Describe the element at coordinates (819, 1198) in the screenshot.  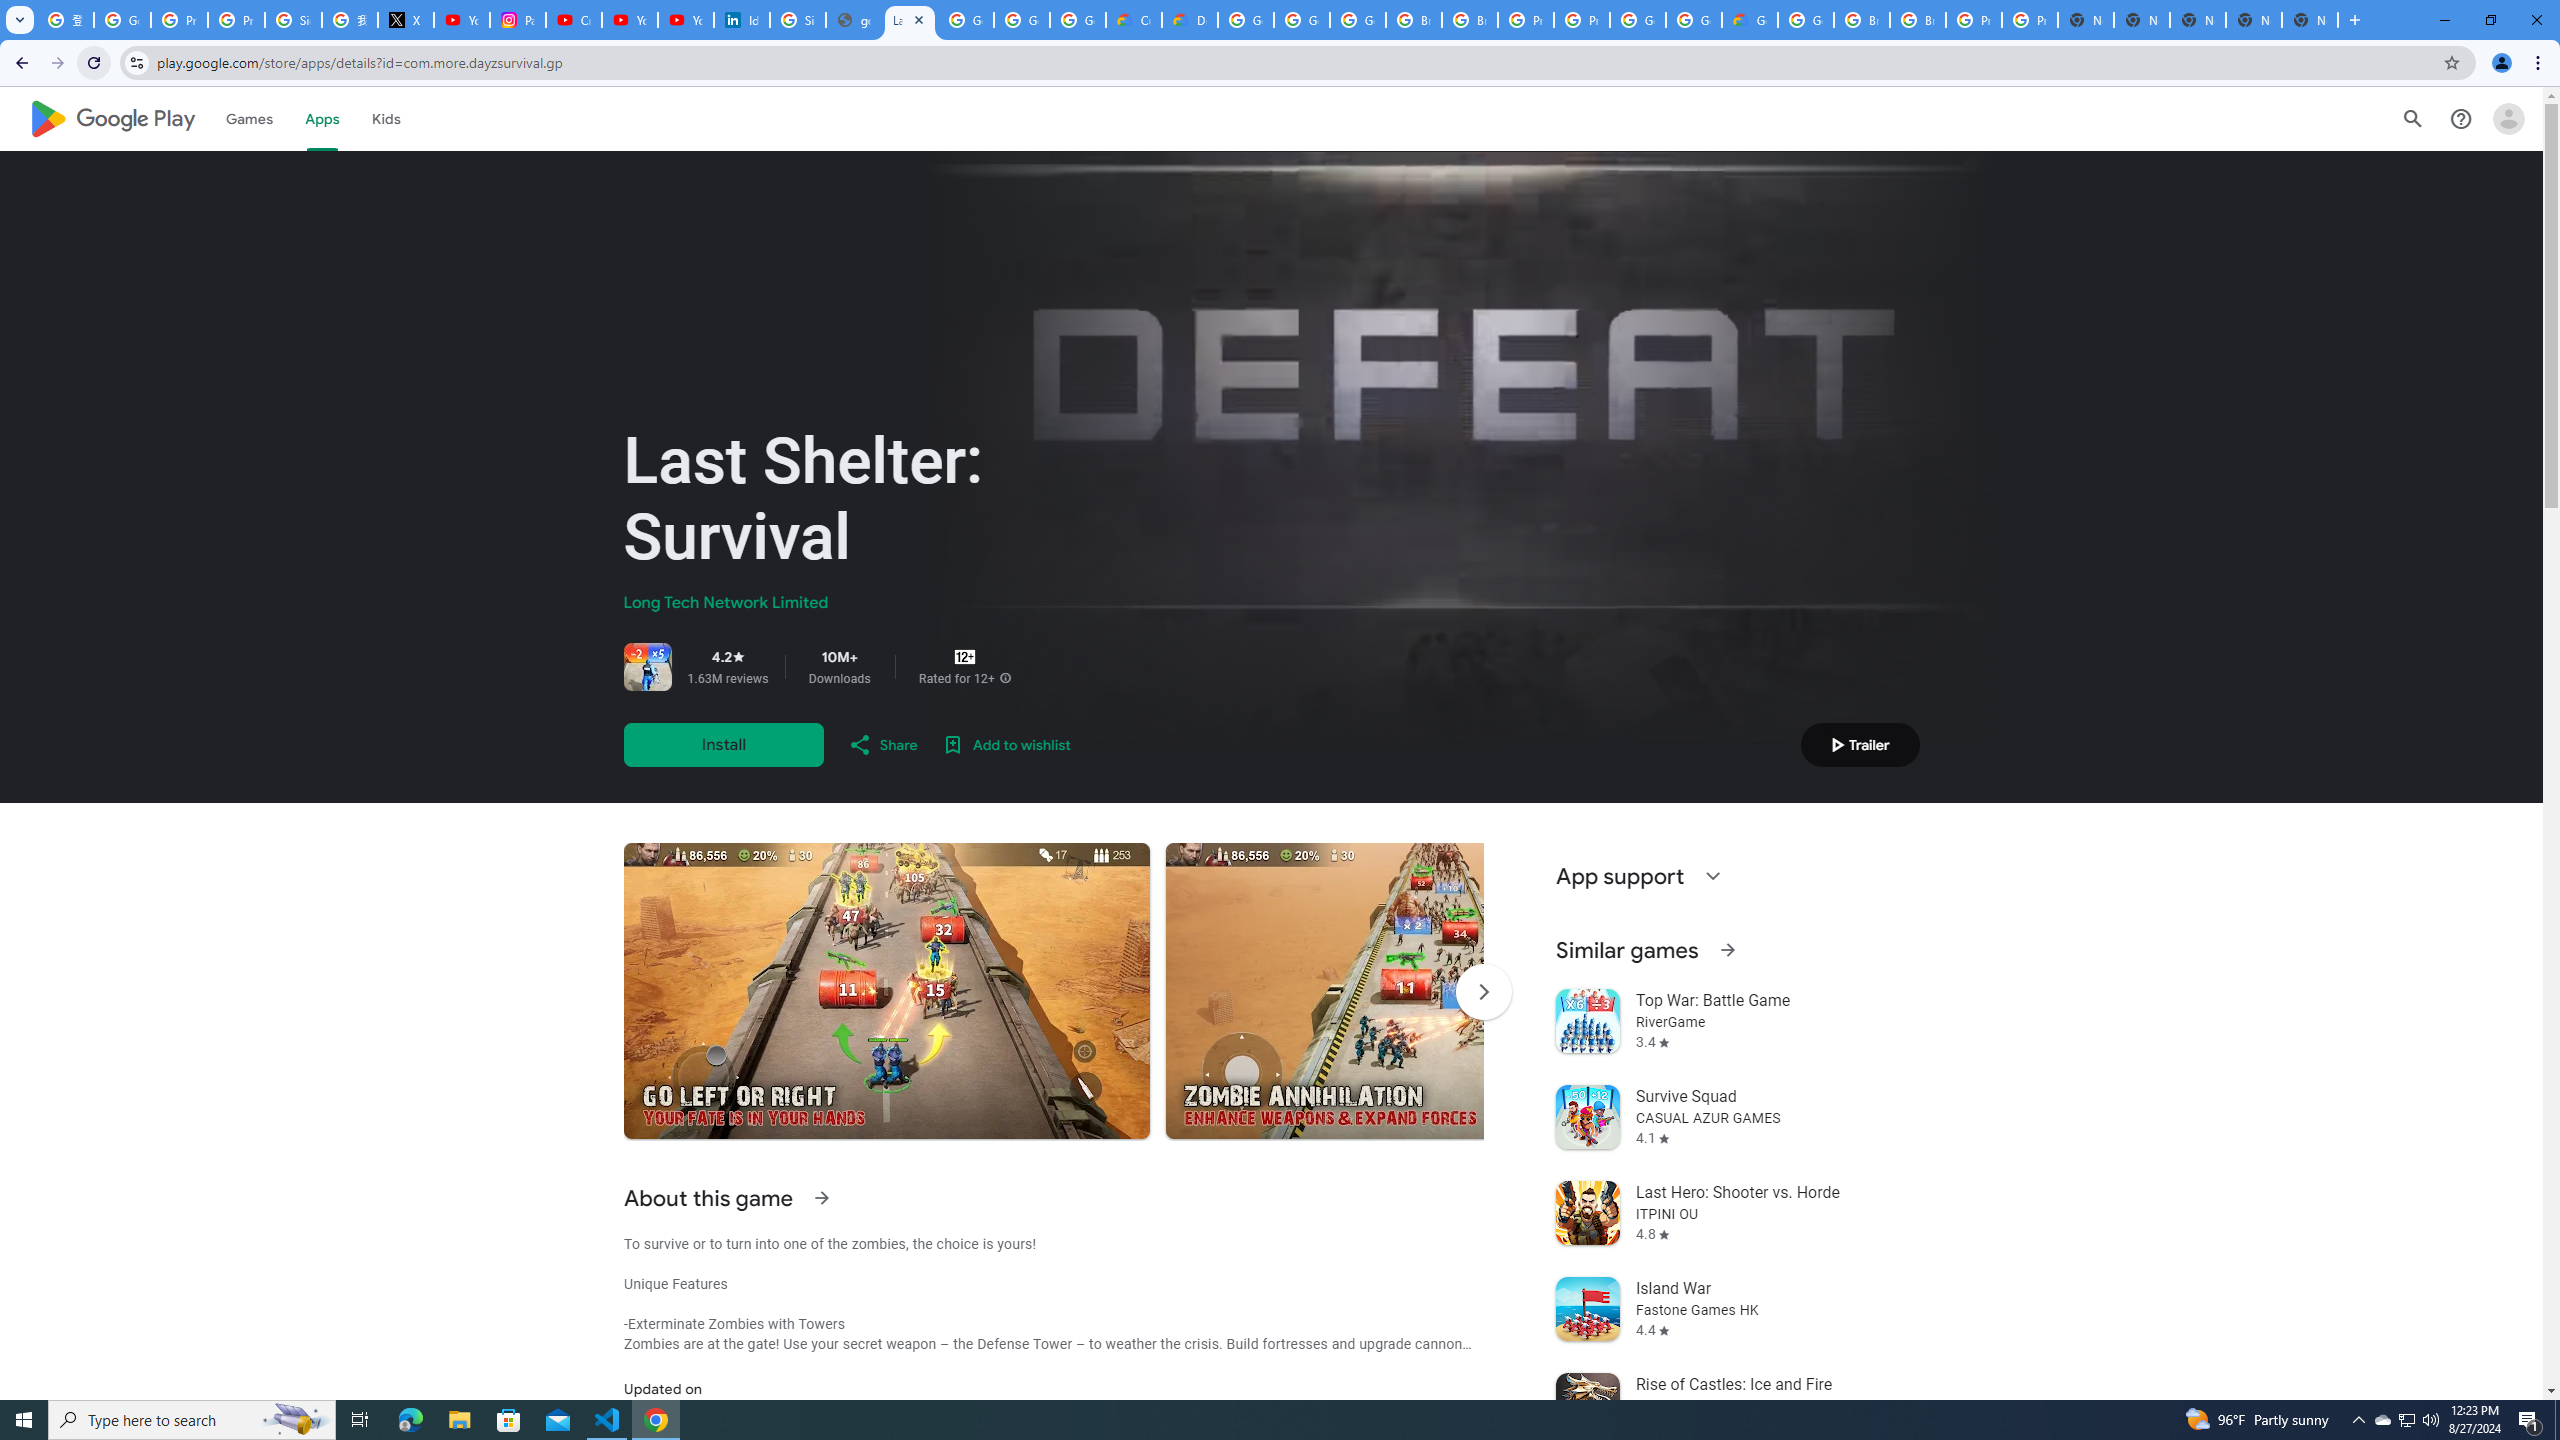
I see `'See more information on About this game'` at that location.